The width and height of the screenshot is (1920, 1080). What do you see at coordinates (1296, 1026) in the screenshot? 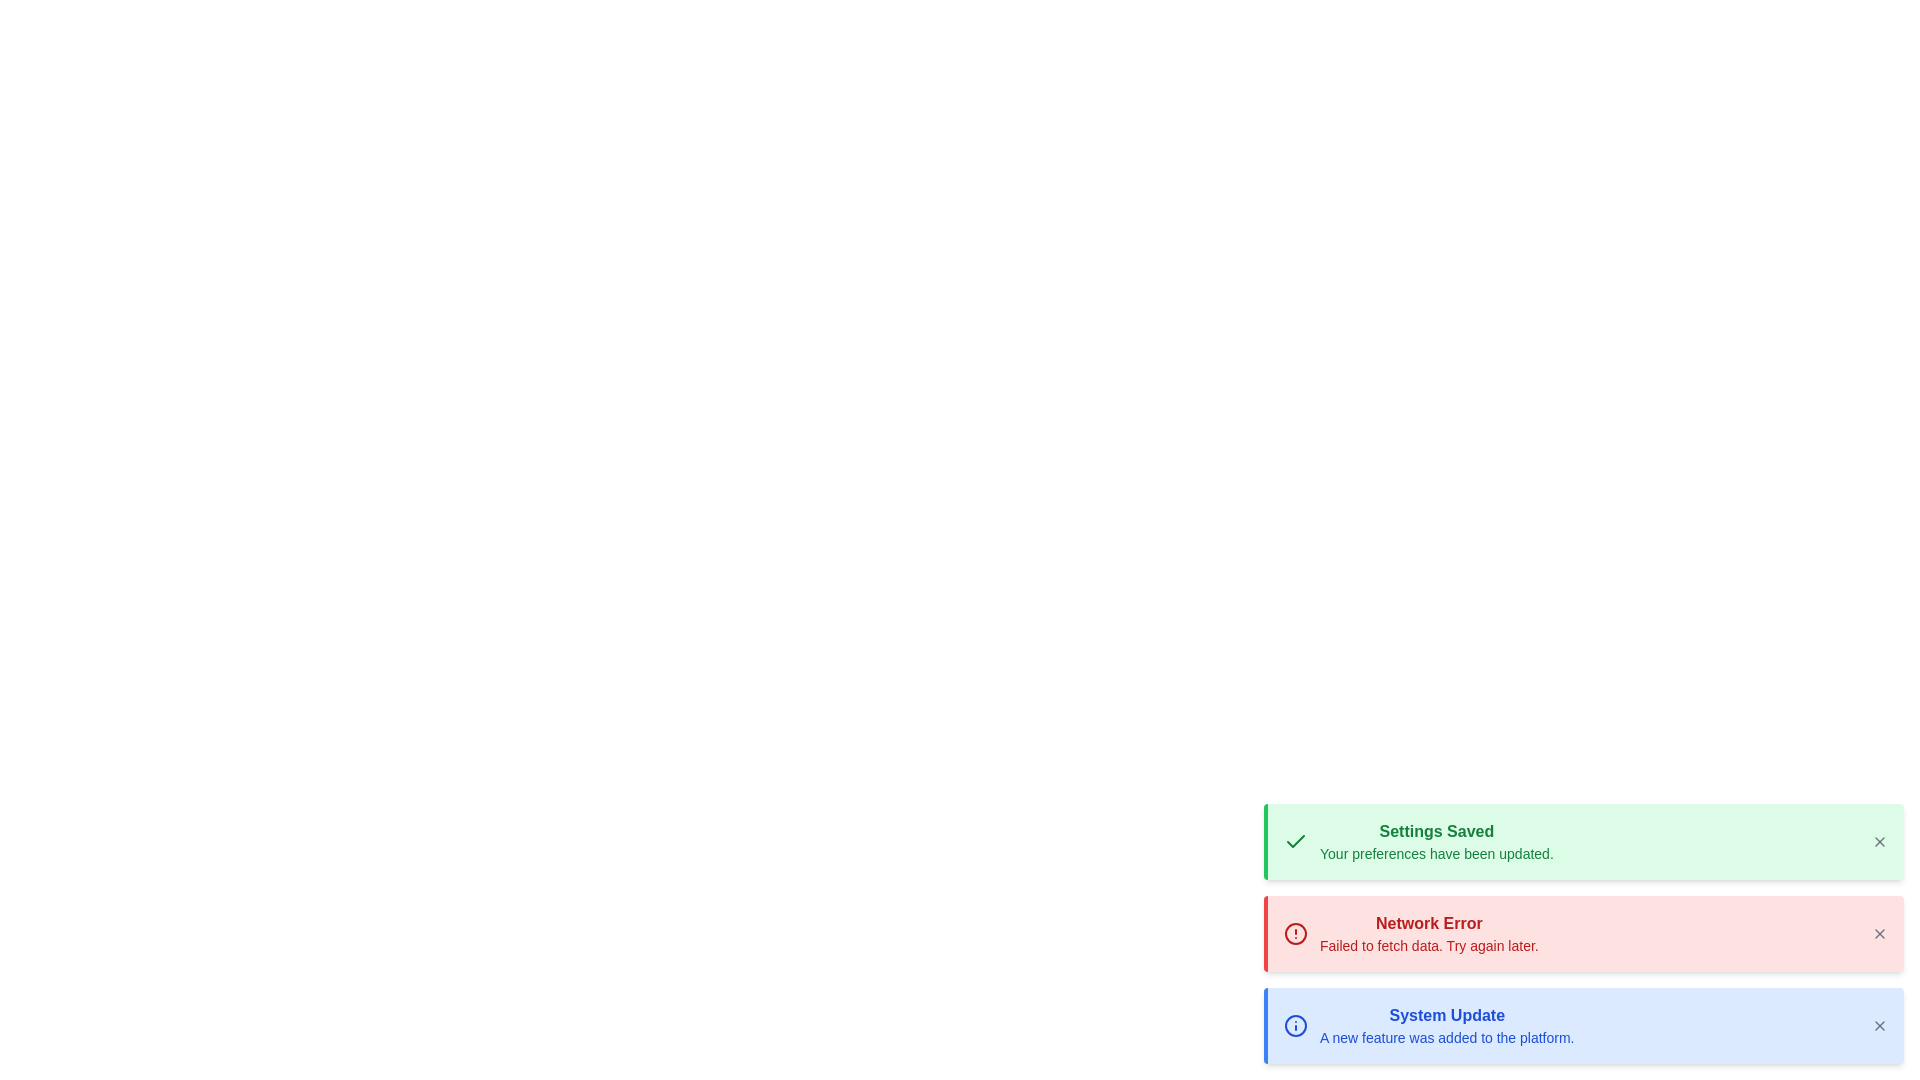
I see `the information icon located on the left side of the 'System Update' notification block, which features a circular outline with a vertical line and a dot at the top` at bounding box center [1296, 1026].